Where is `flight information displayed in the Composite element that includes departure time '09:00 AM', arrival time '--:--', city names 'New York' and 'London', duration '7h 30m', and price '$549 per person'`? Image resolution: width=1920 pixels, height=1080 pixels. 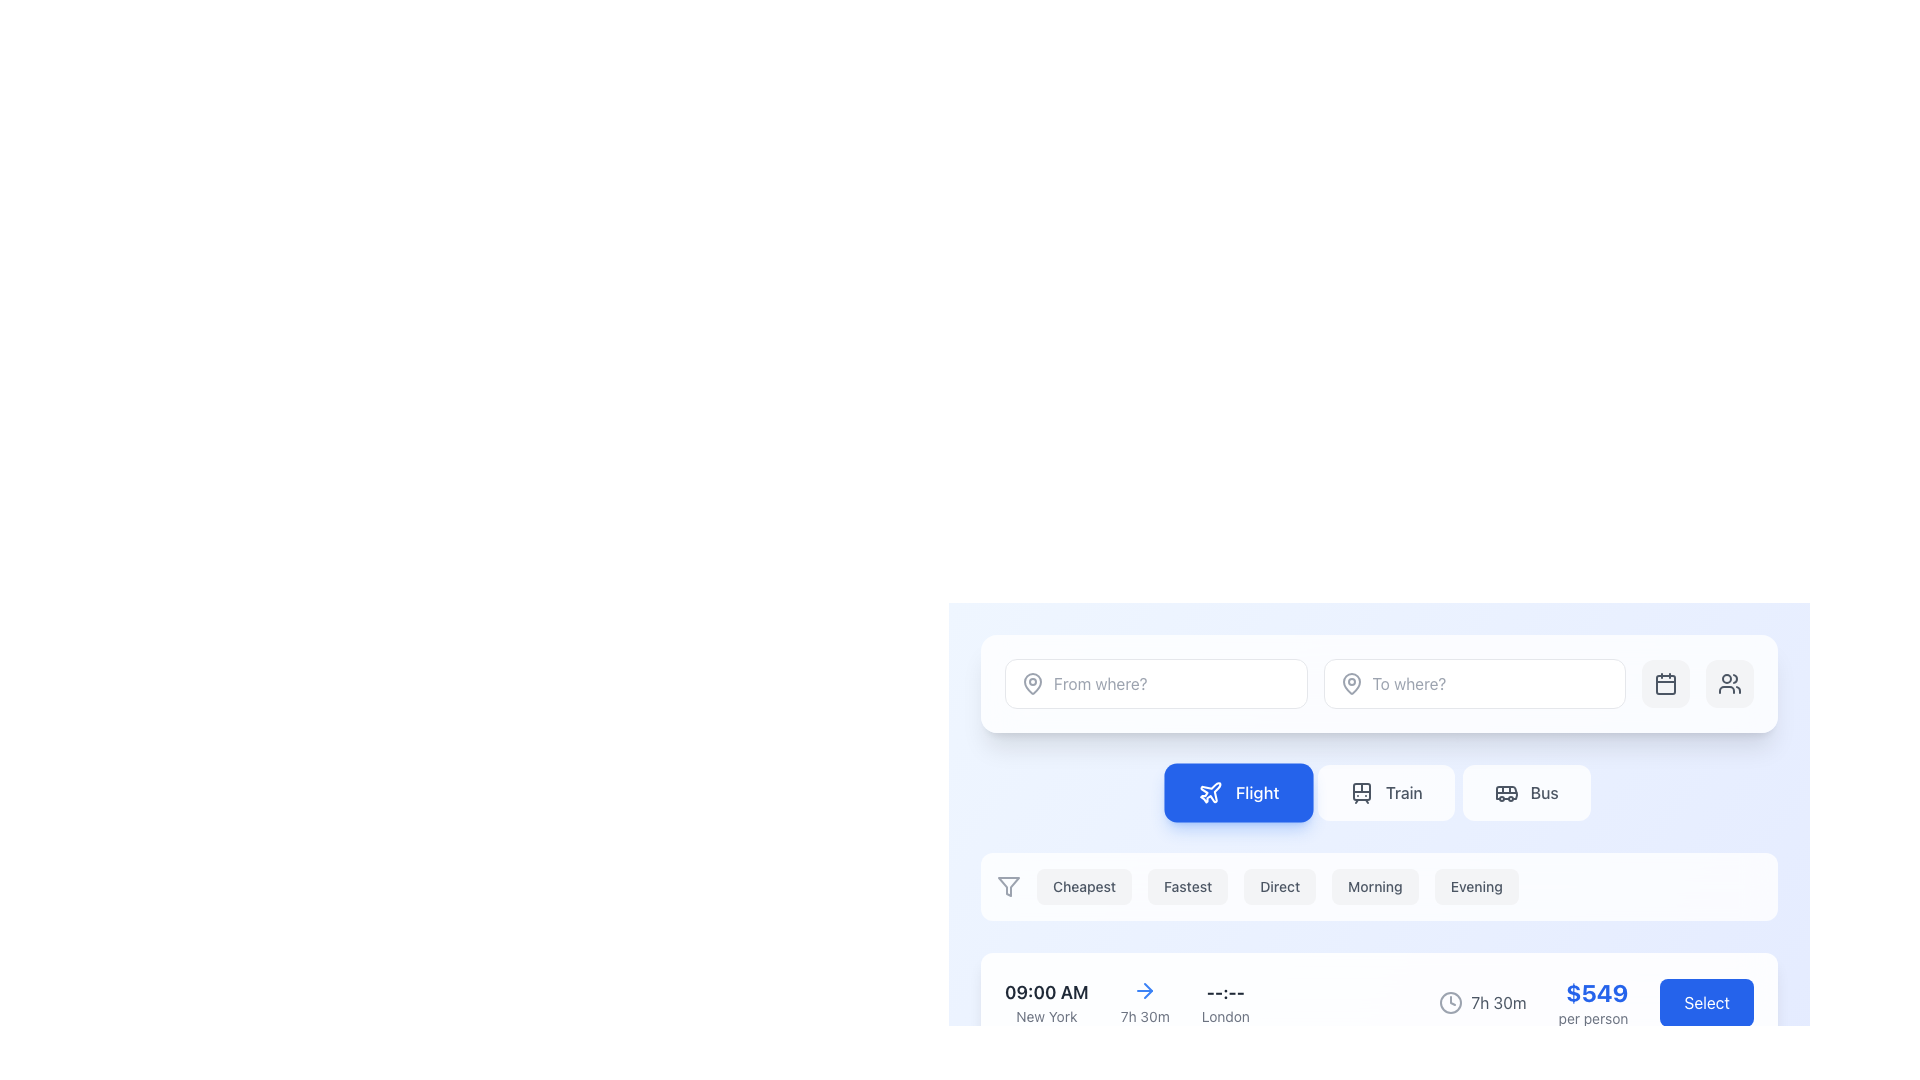 flight information displayed in the Composite element that includes departure time '09:00 AM', arrival time '--:--', city names 'New York' and 'London', duration '7h 30m', and price '$549 per person' is located at coordinates (1378, 1002).